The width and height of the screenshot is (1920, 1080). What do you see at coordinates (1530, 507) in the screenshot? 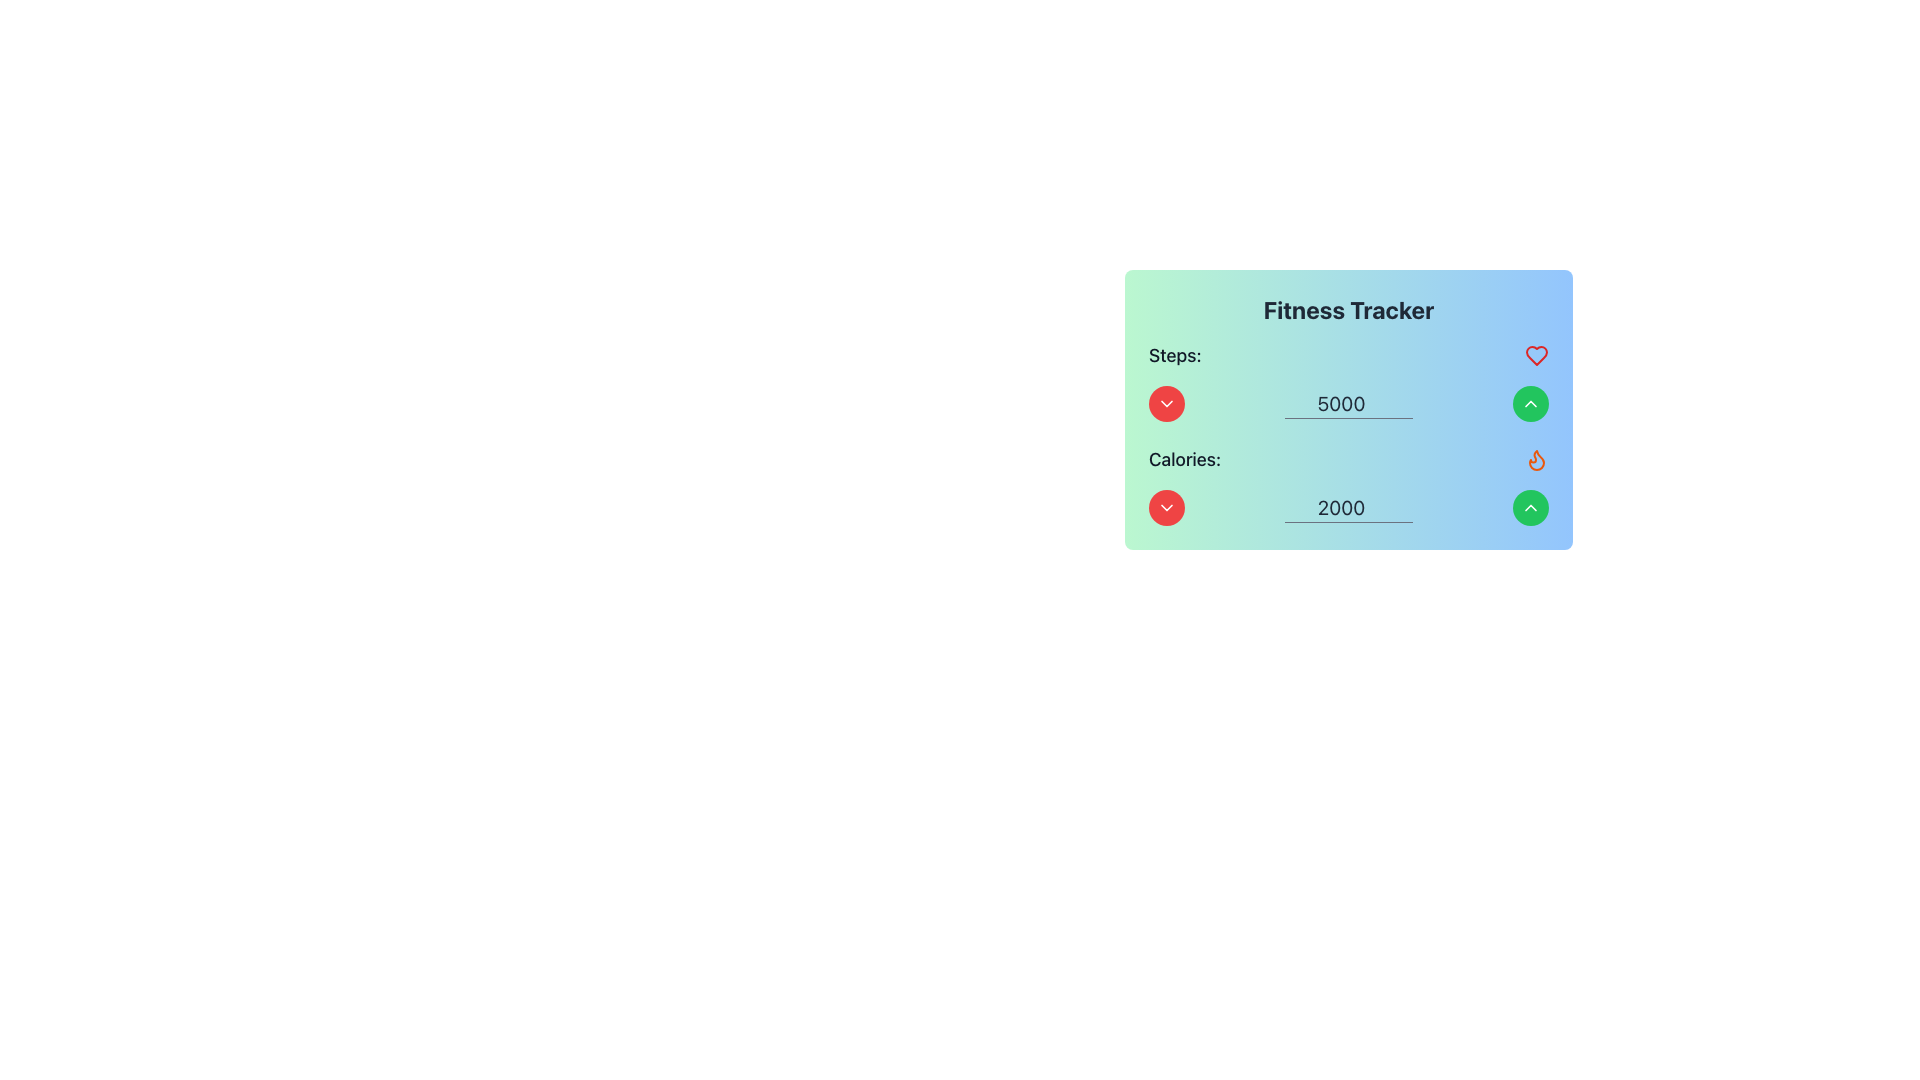
I see `the upward-pointing arrow inside the green circular button to increase the steps counter value` at bounding box center [1530, 507].